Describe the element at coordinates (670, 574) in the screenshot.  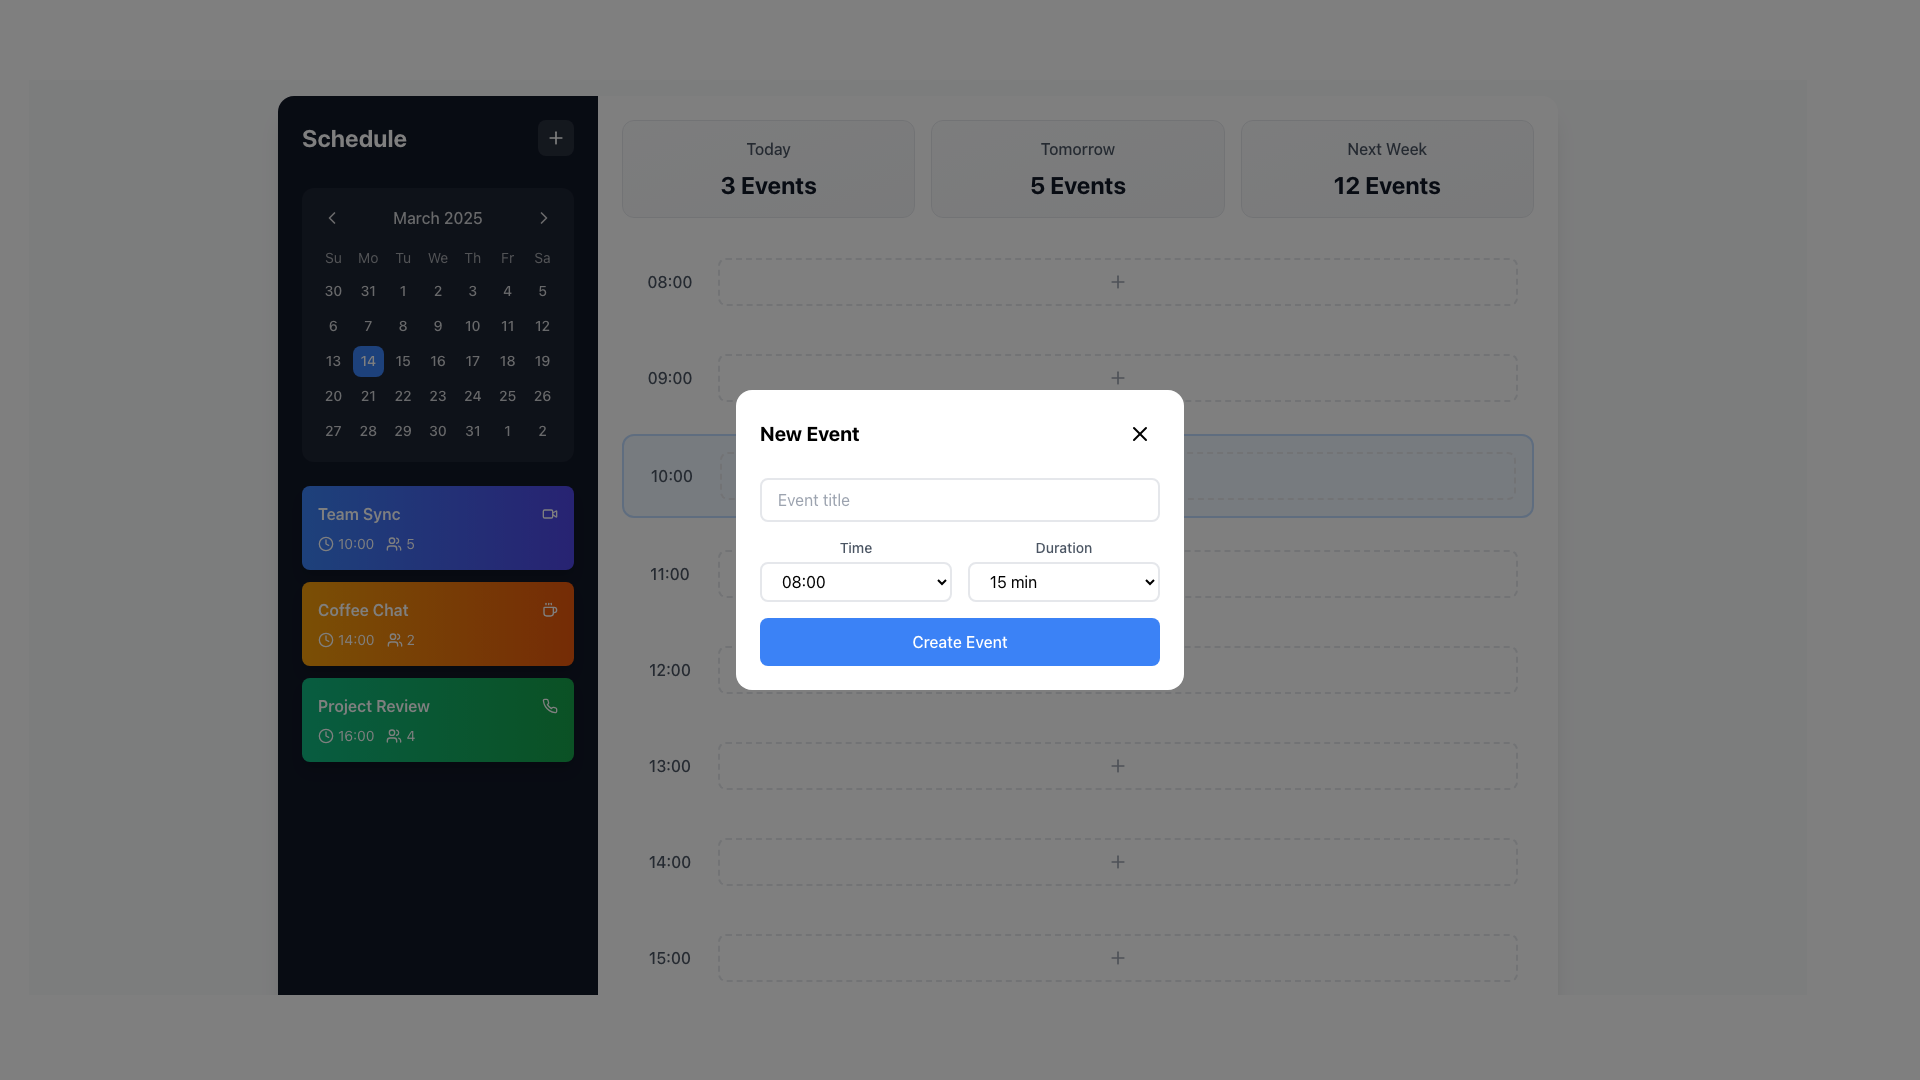
I see `the static text label that indicates specific time slots, located on the right-hand side of the interface within a scrollable area` at that location.